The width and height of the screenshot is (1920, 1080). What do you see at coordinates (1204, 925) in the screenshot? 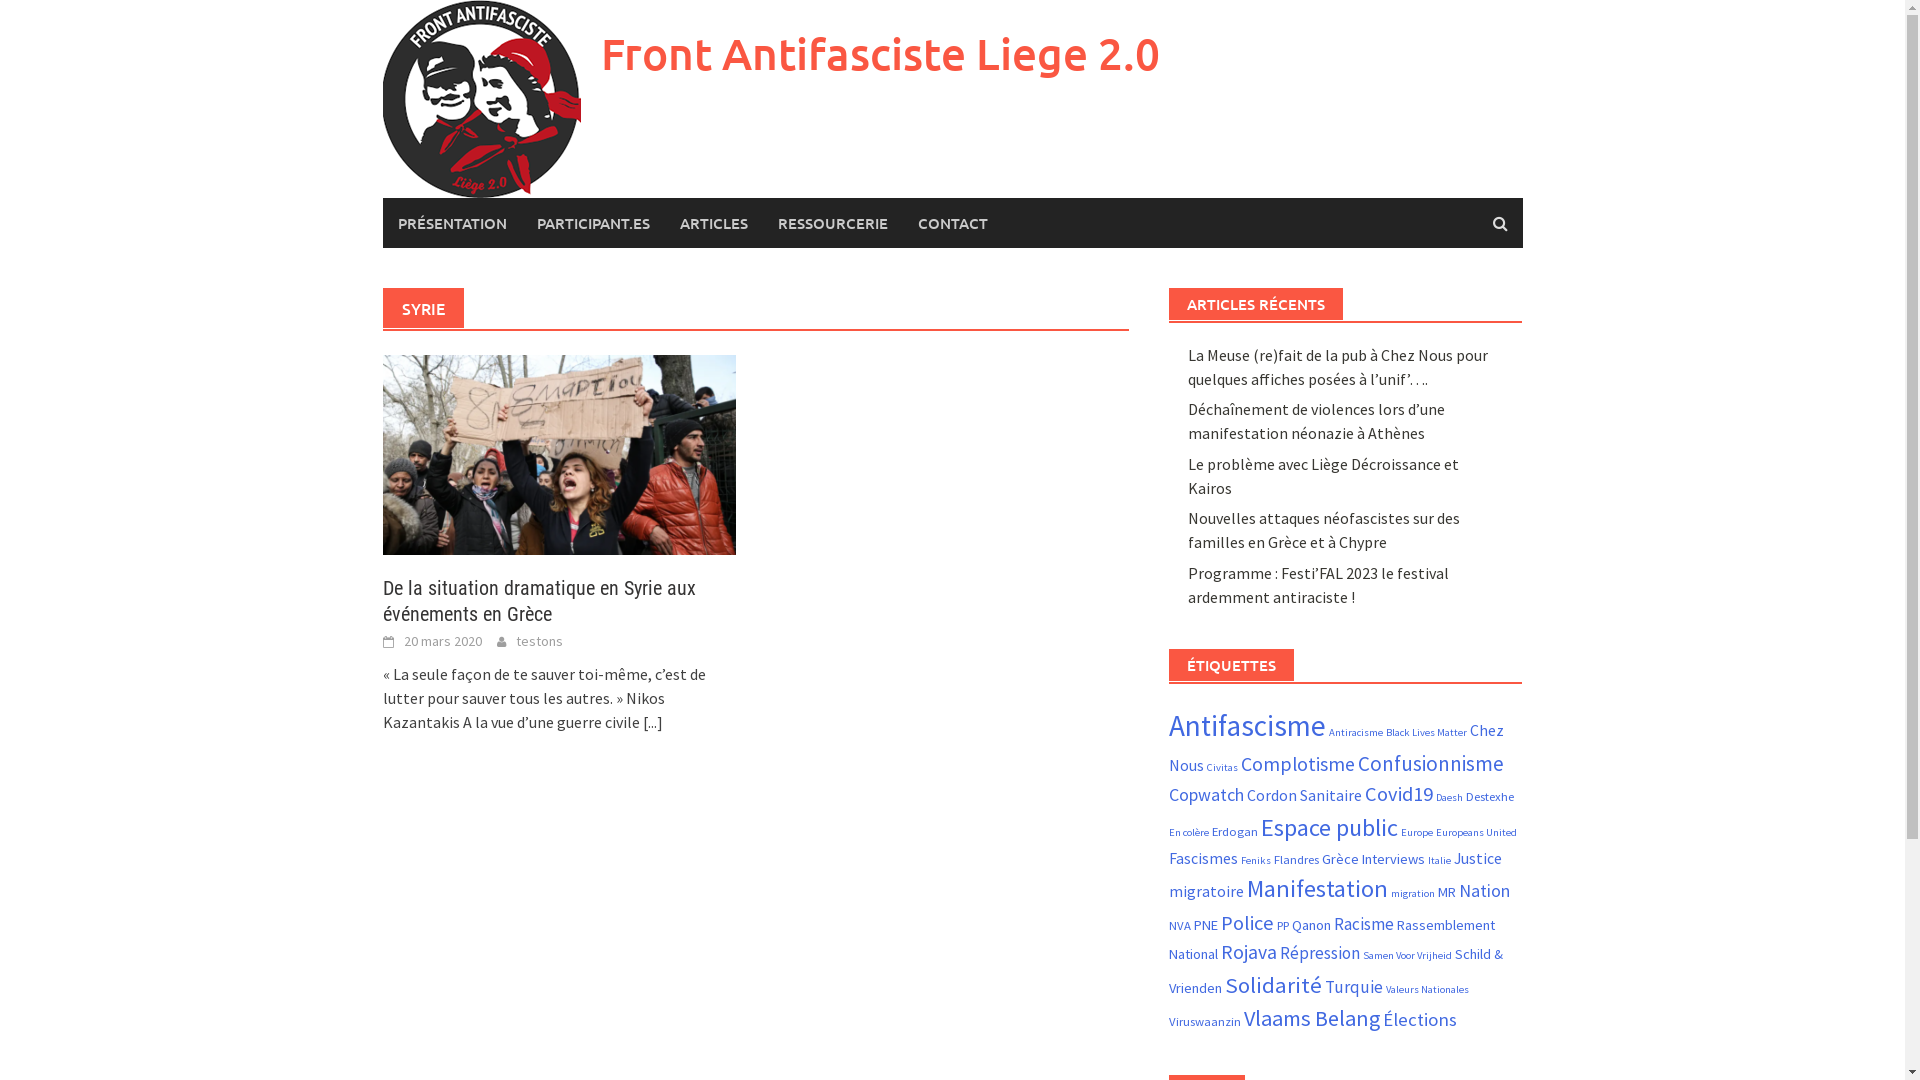
I see `'PNE'` at bounding box center [1204, 925].